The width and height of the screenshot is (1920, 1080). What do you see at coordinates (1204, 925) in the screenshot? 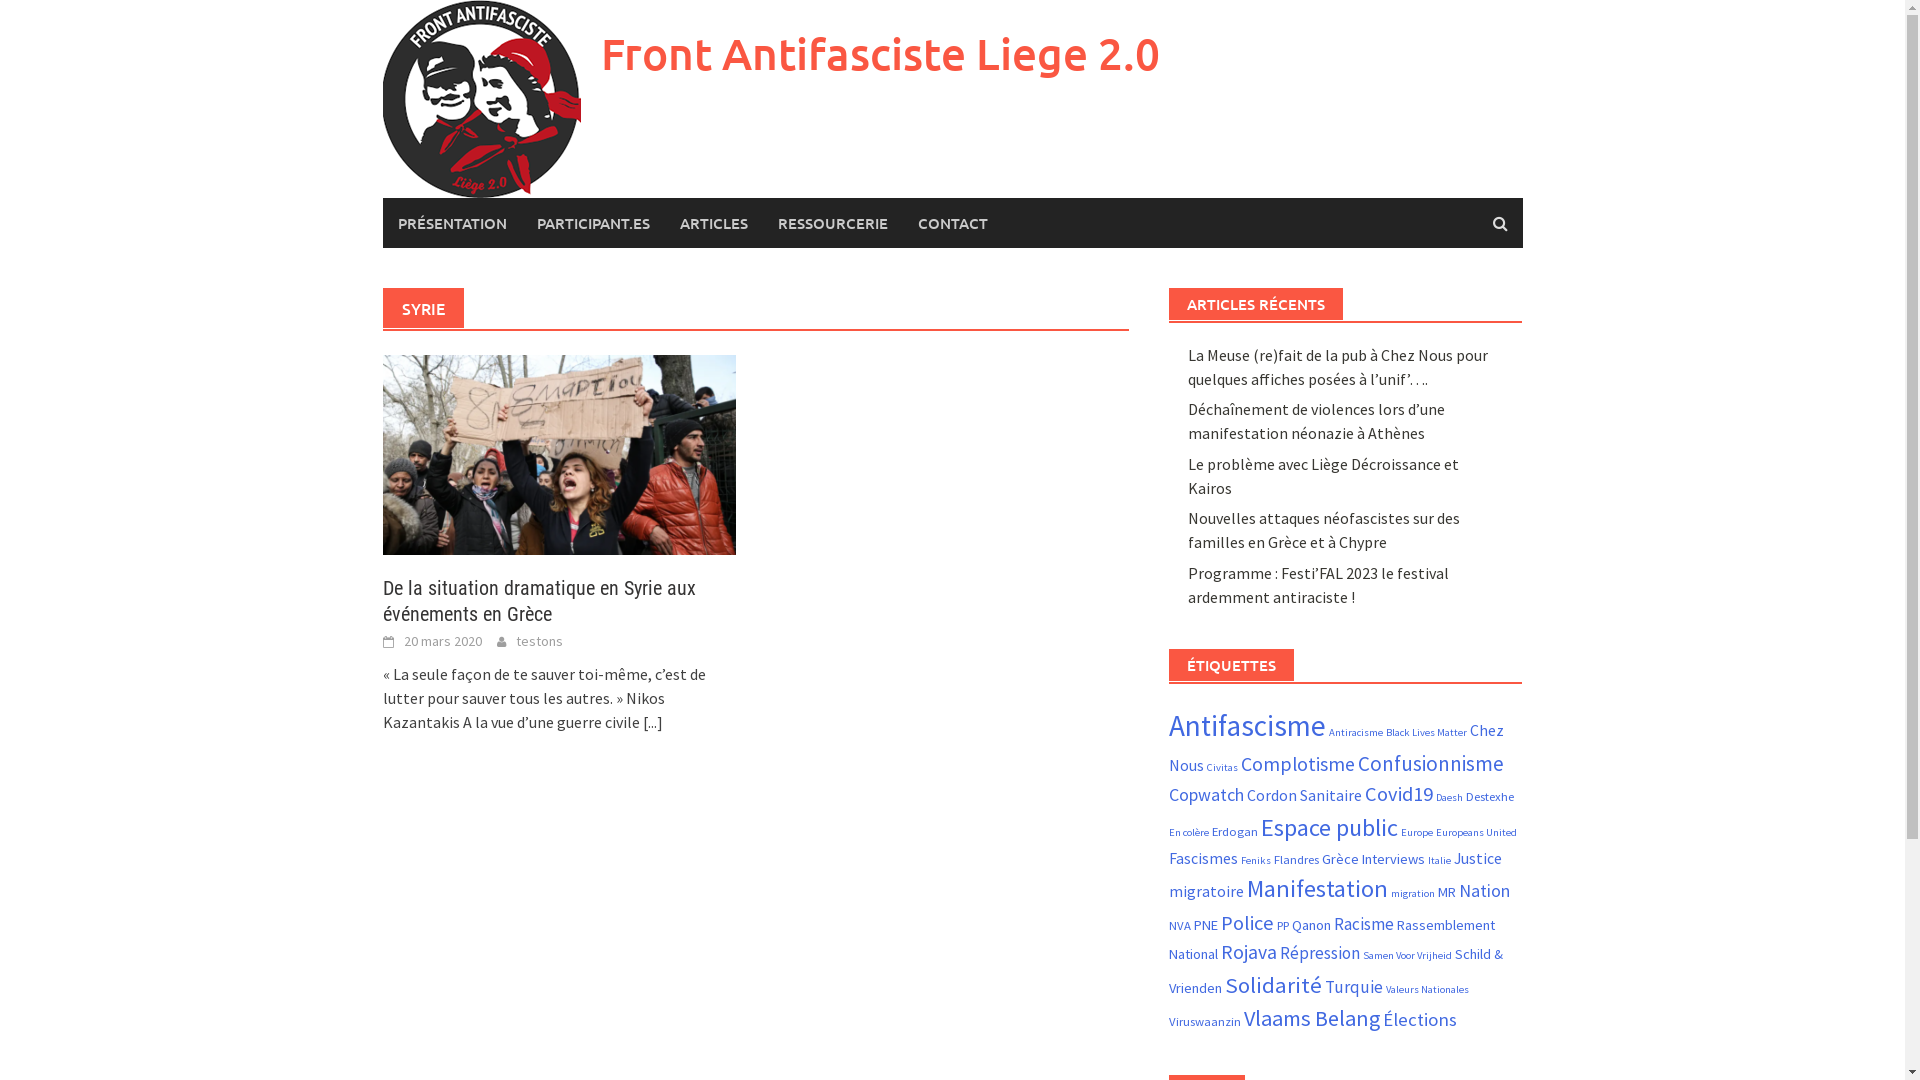
I see `'PNE'` at bounding box center [1204, 925].